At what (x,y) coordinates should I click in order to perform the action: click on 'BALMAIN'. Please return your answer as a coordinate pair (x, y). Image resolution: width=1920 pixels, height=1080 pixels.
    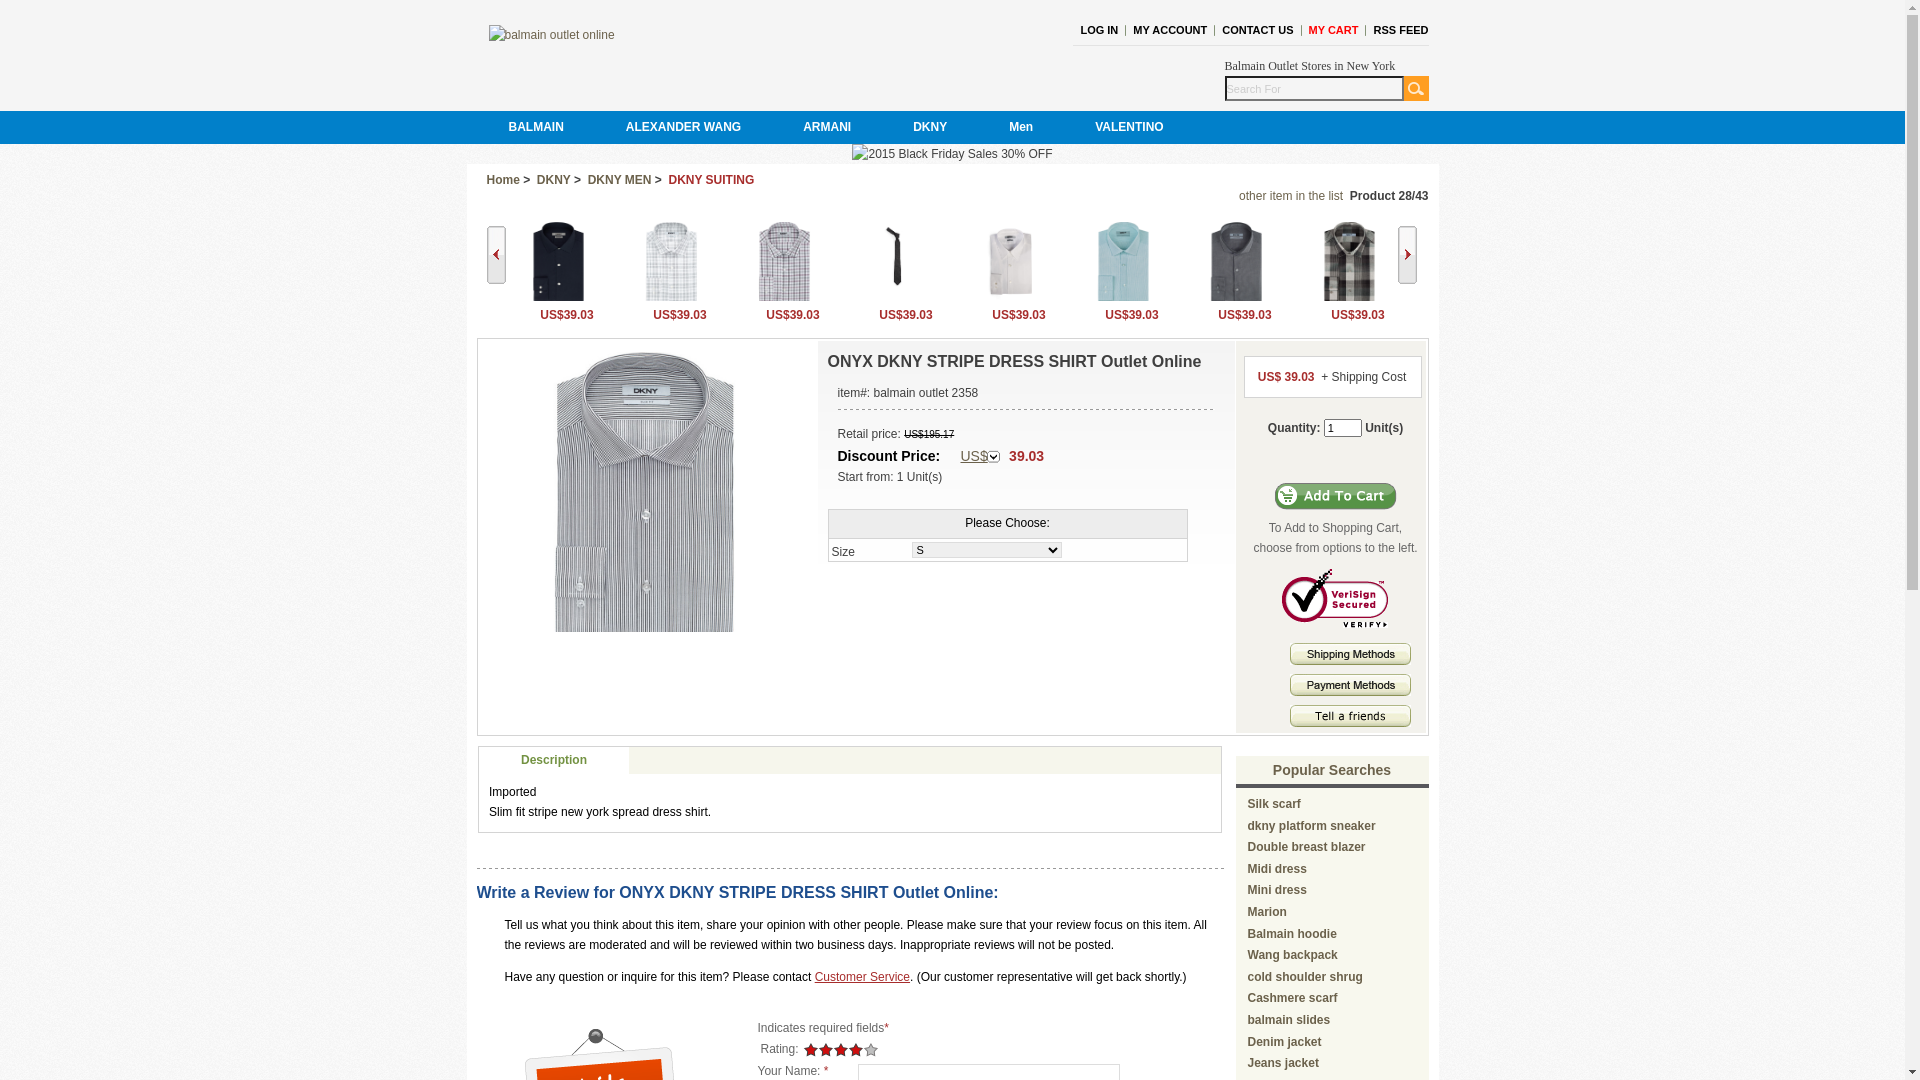
    Looking at the image, I should click on (477, 127).